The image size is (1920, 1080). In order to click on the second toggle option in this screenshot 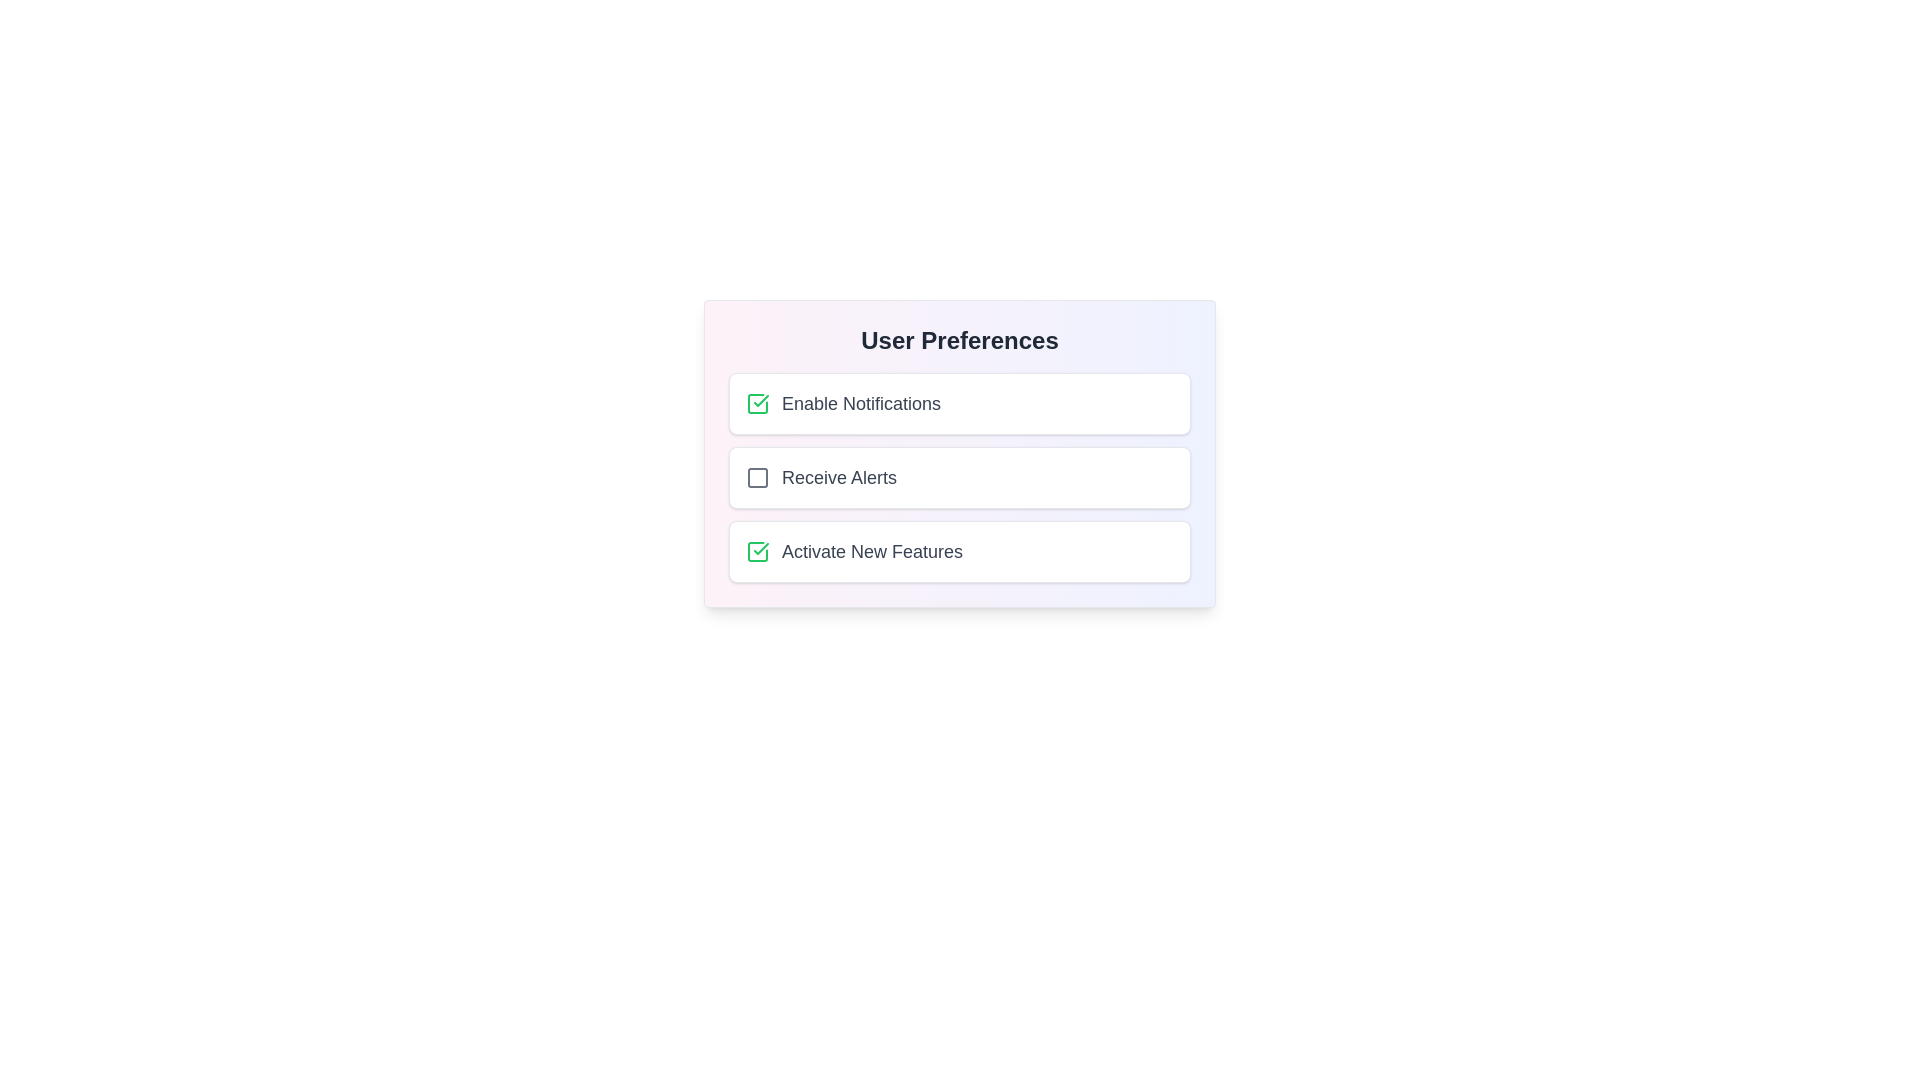, I will do `click(960, 478)`.